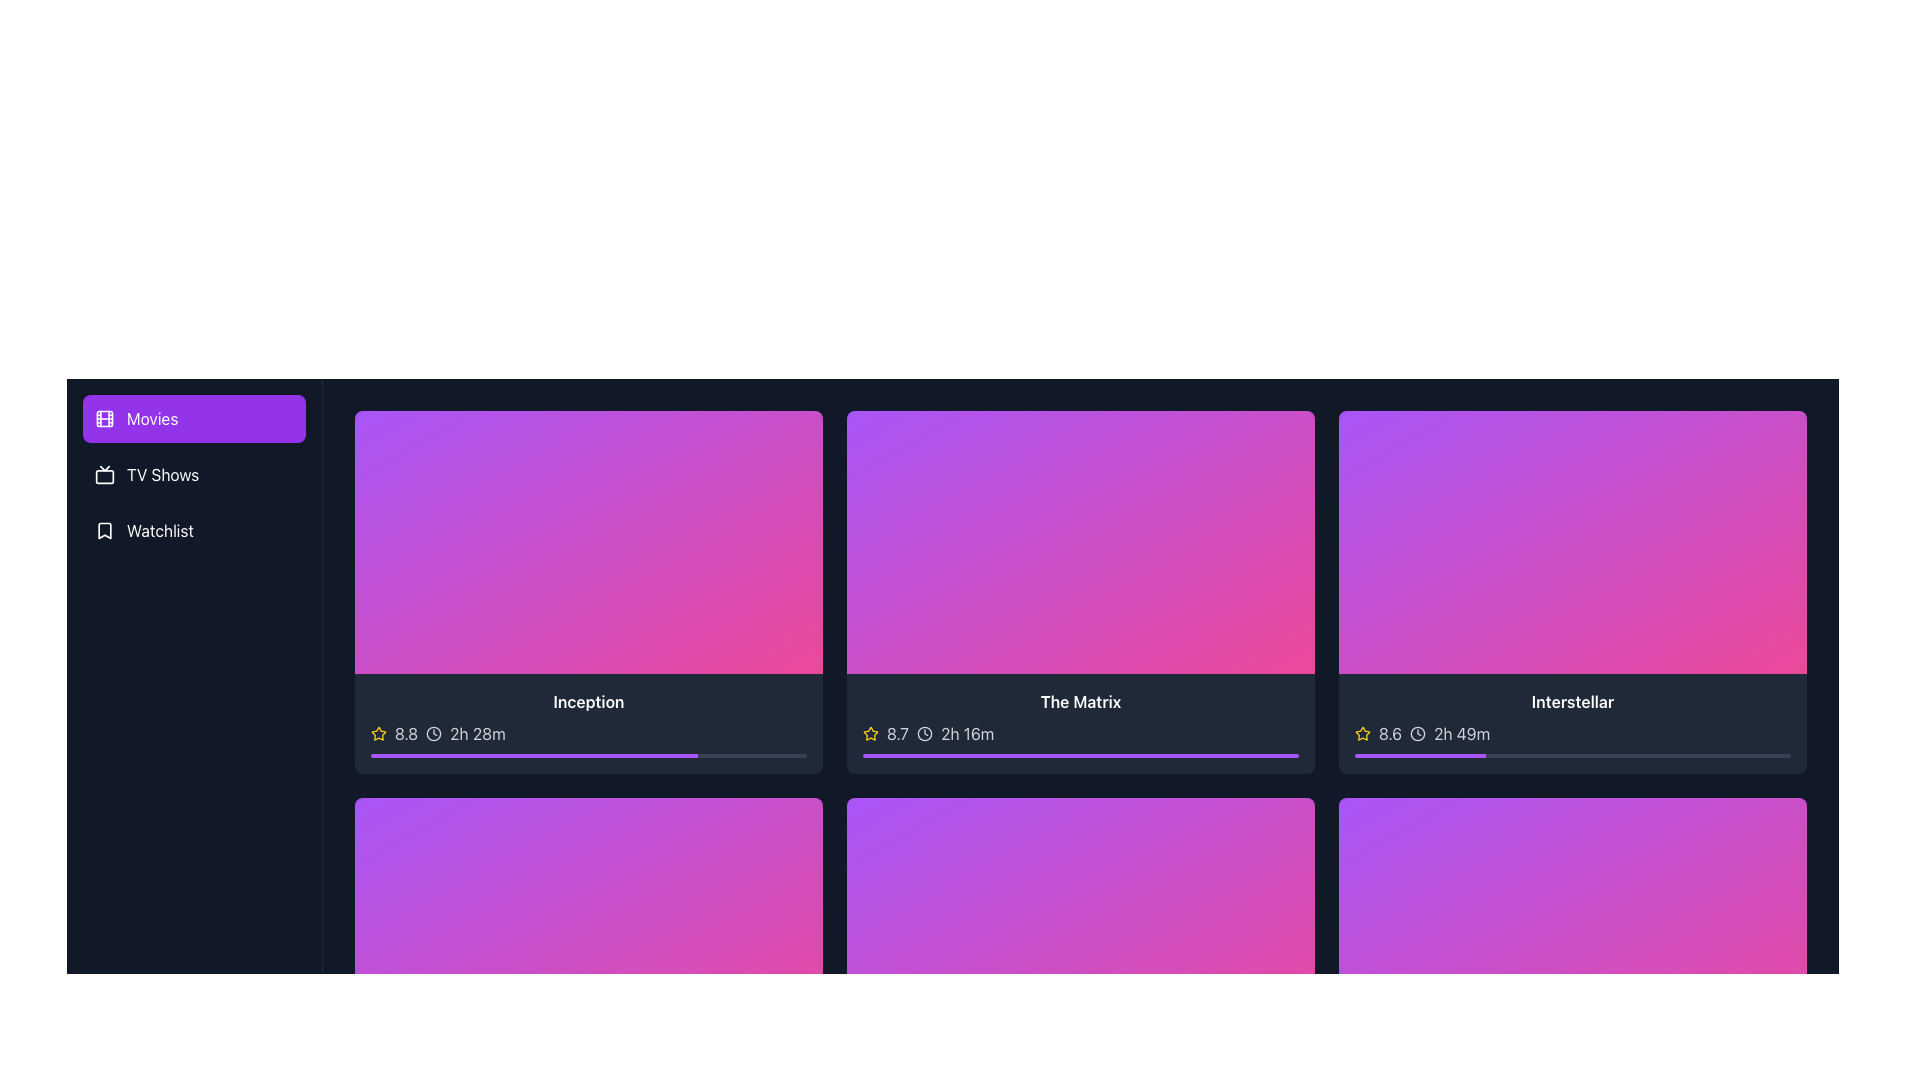  What do you see at coordinates (163, 474) in the screenshot?
I see `the 'TV Shows' text label in the navigation menu` at bounding box center [163, 474].